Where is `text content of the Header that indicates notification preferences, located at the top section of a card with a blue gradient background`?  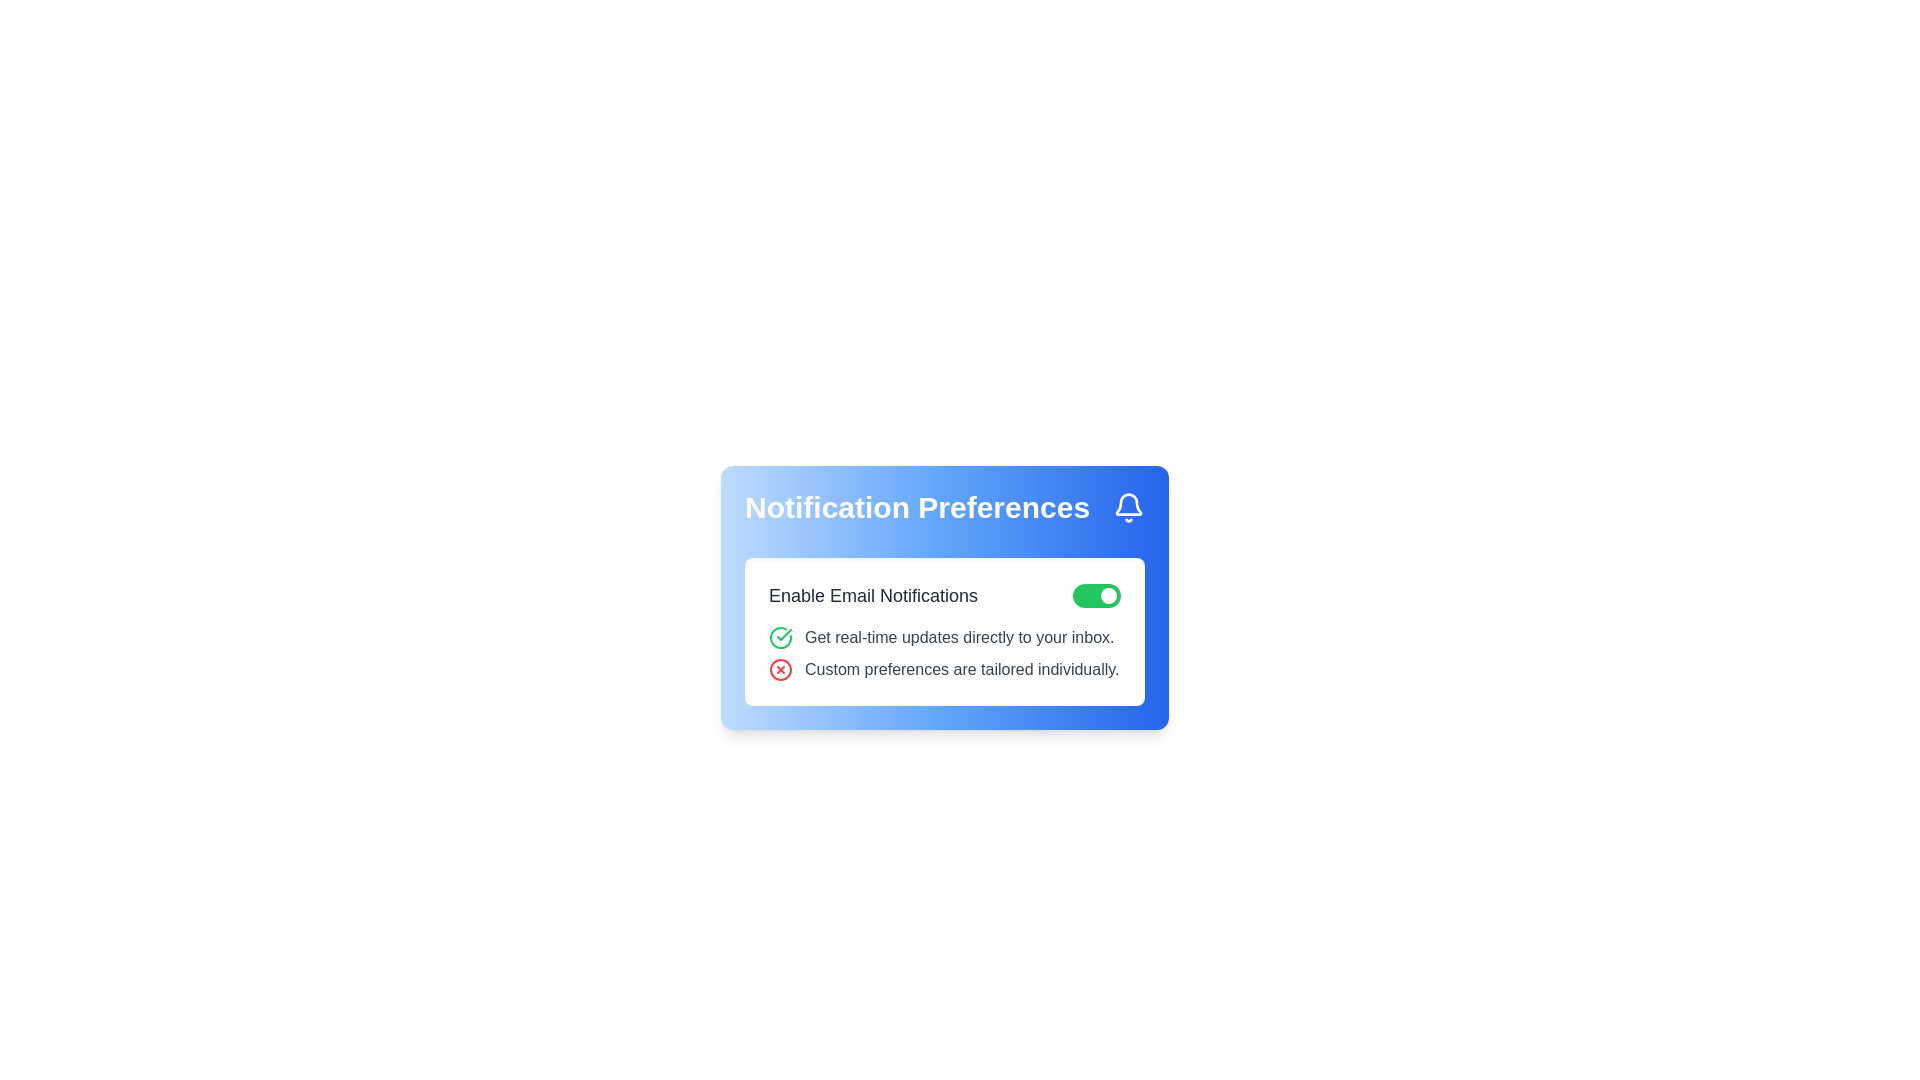 text content of the Header that indicates notification preferences, located at the top section of a card with a blue gradient background is located at coordinates (944, 507).